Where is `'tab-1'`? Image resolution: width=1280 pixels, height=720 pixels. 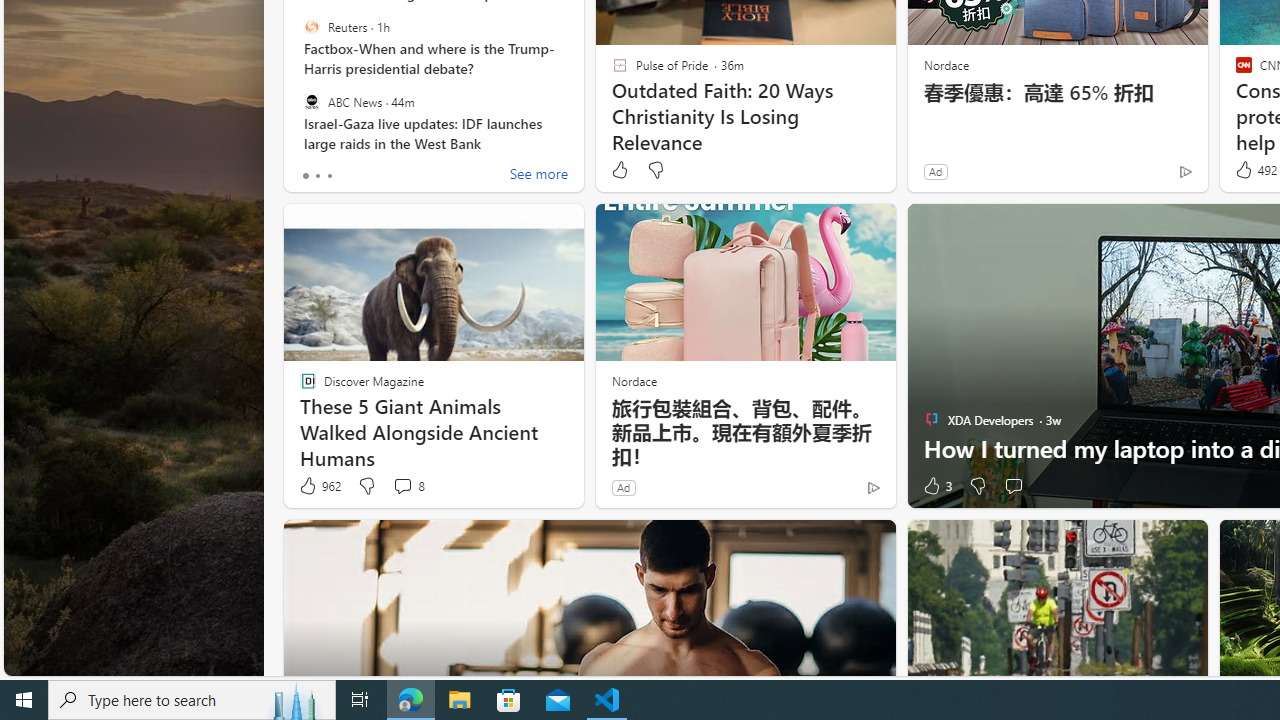 'tab-1' is located at coordinates (316, 175).